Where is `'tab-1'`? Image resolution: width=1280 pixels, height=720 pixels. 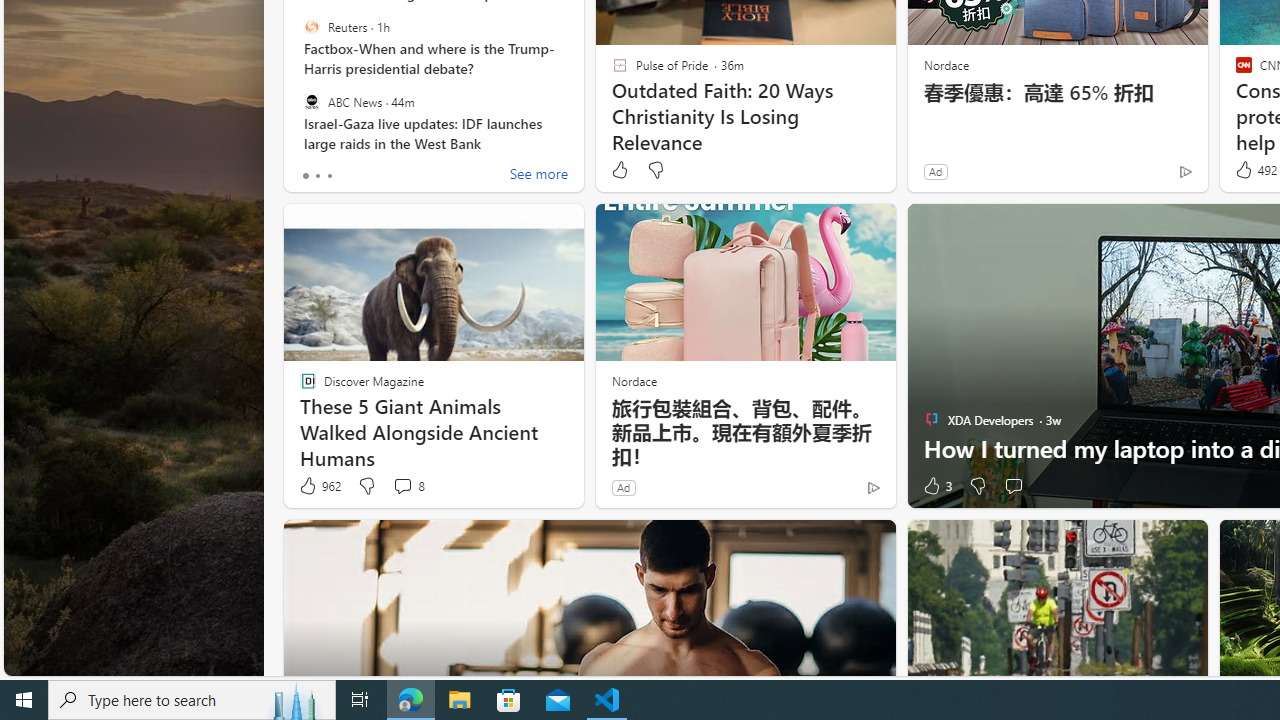 'tab-1' is located at coordinates (316, 175).